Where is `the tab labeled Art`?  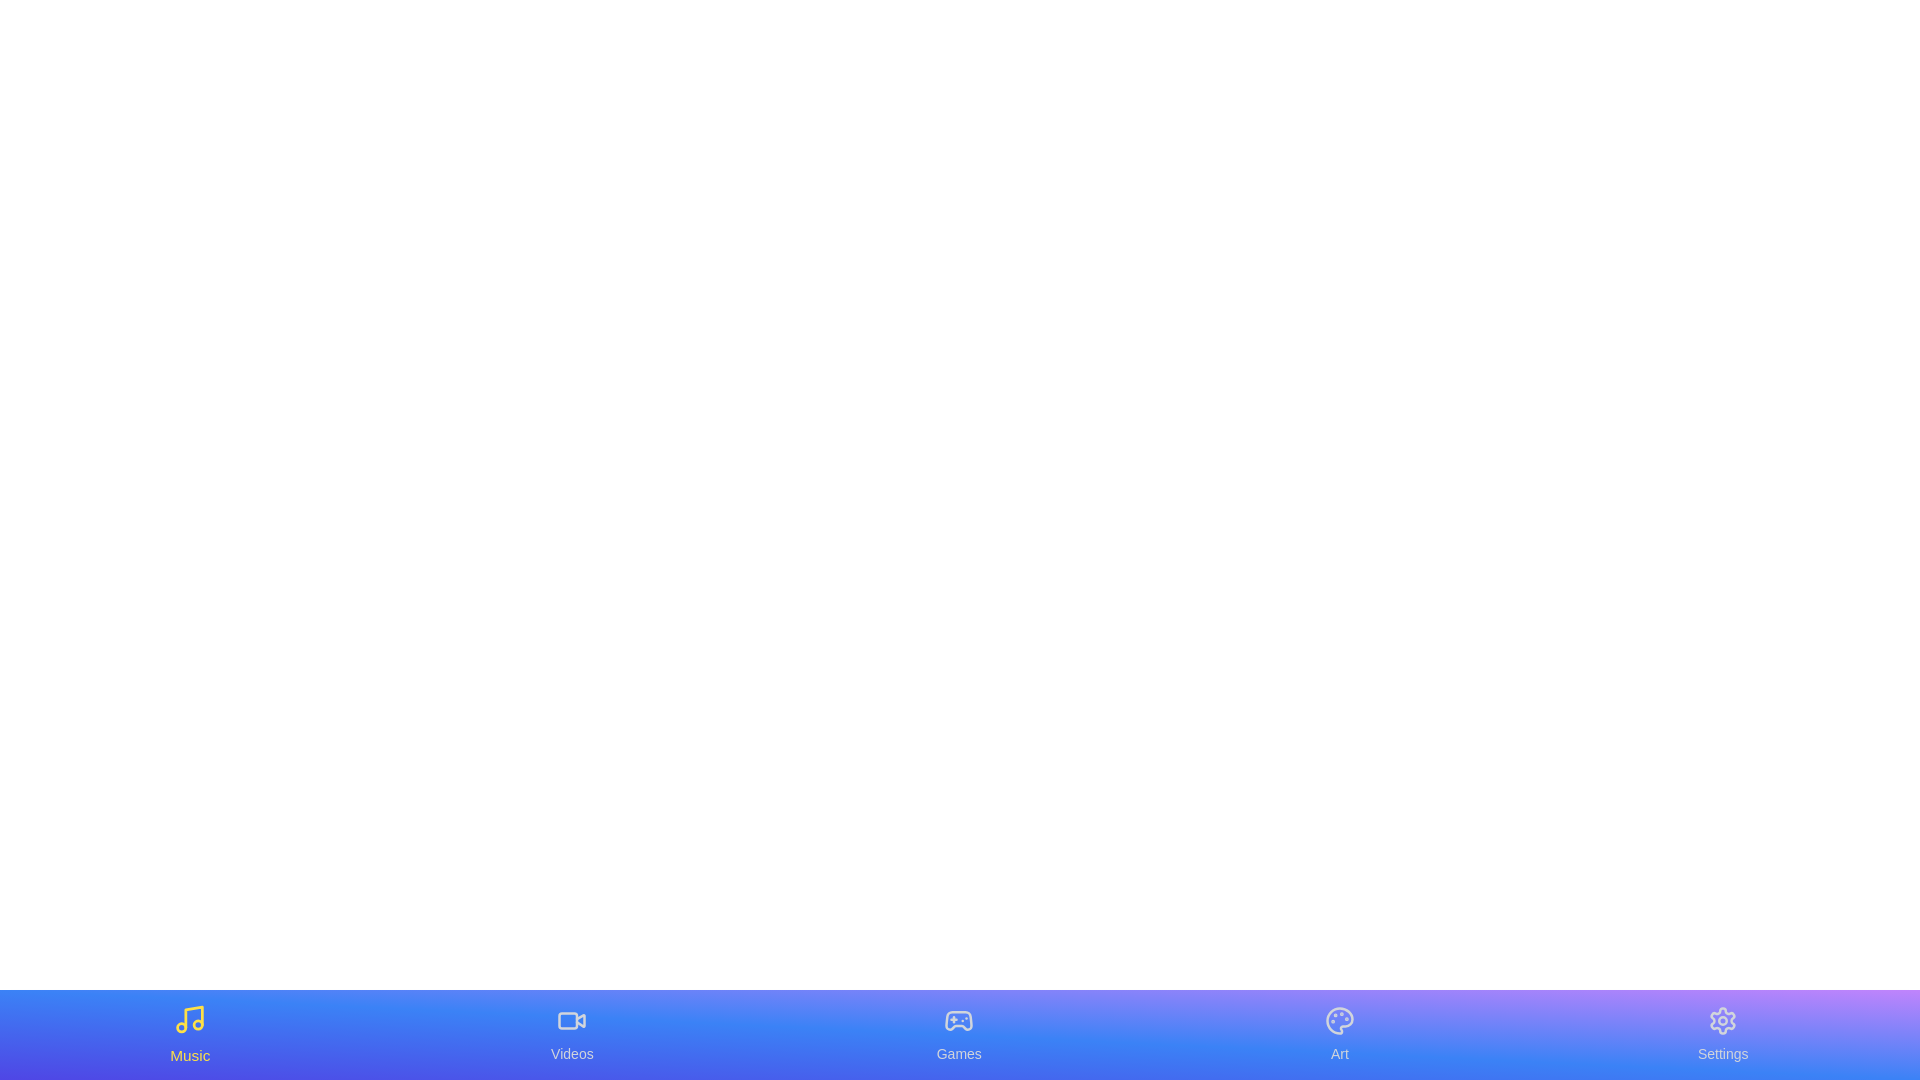
the tab labeled Art is located at coordinates (1339, 1034).